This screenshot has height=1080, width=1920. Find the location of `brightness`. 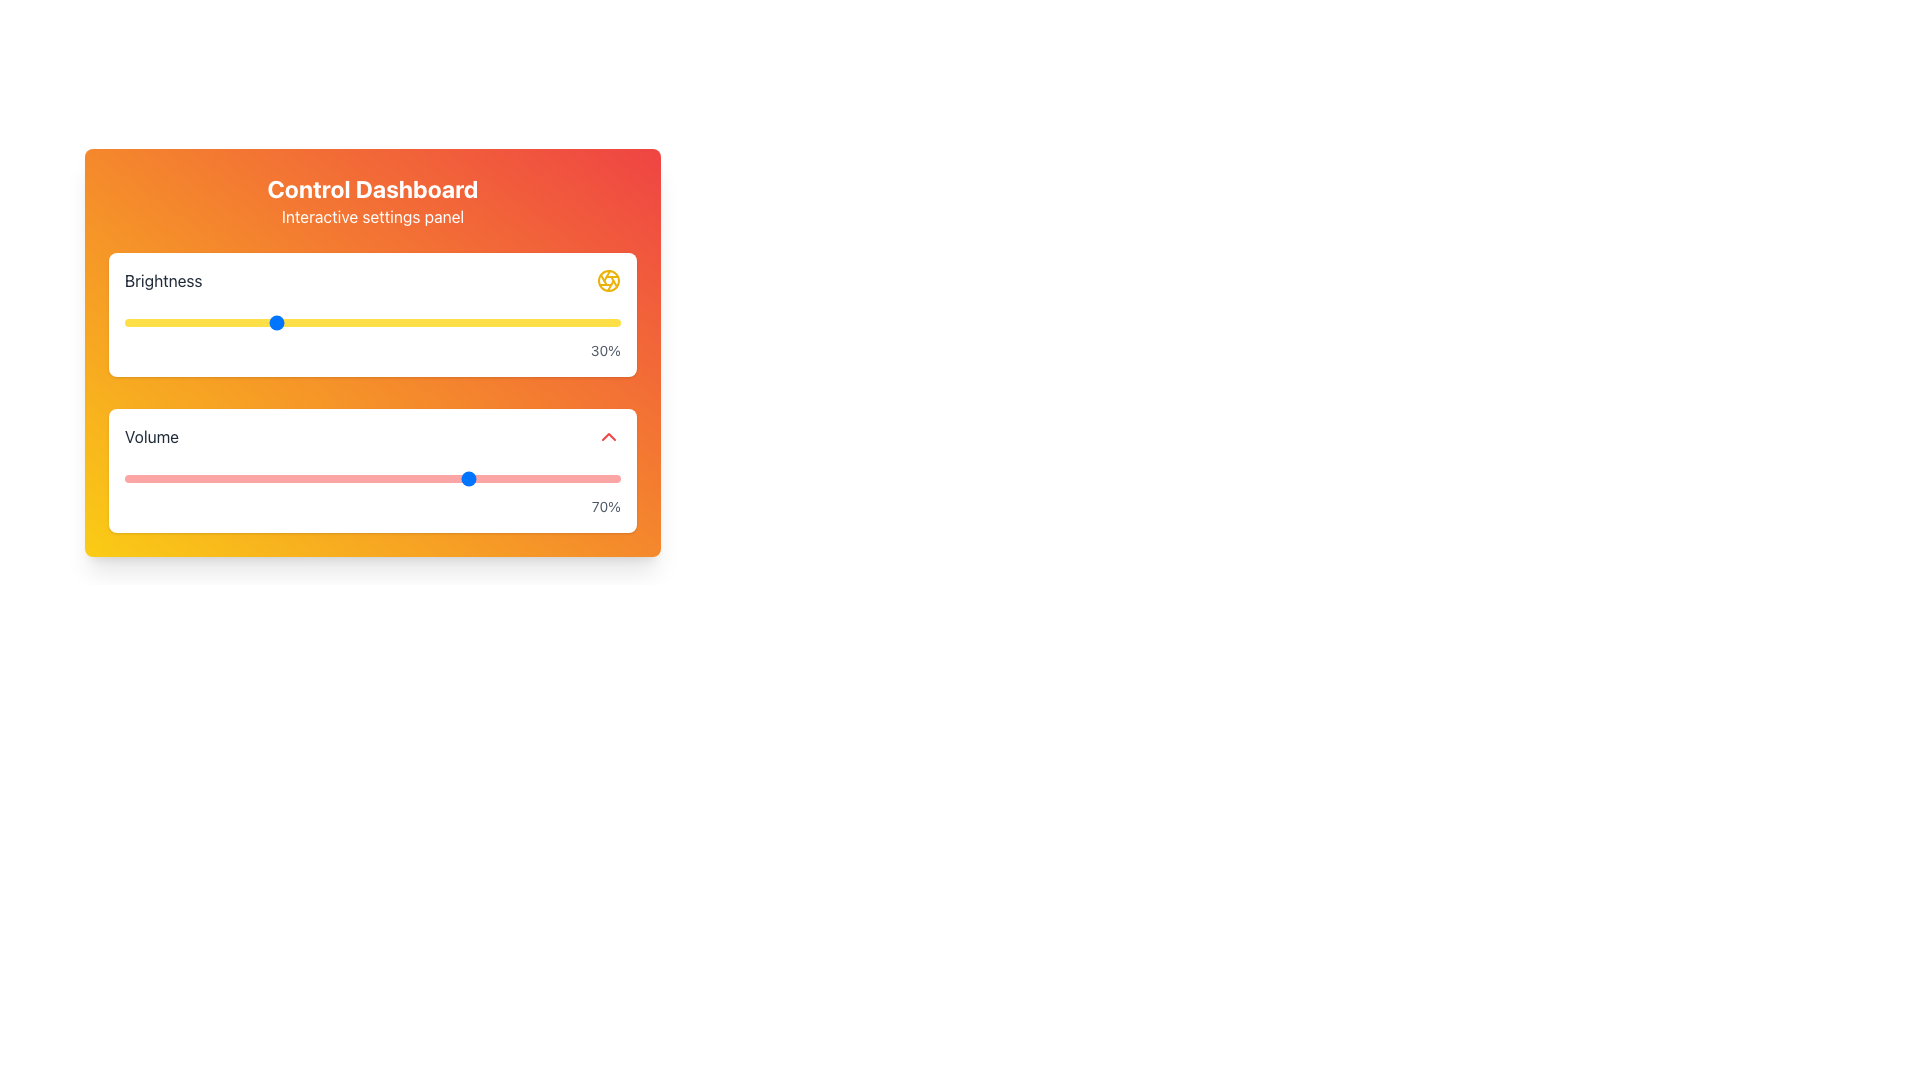

brightness is located at coordinates (511, 322).